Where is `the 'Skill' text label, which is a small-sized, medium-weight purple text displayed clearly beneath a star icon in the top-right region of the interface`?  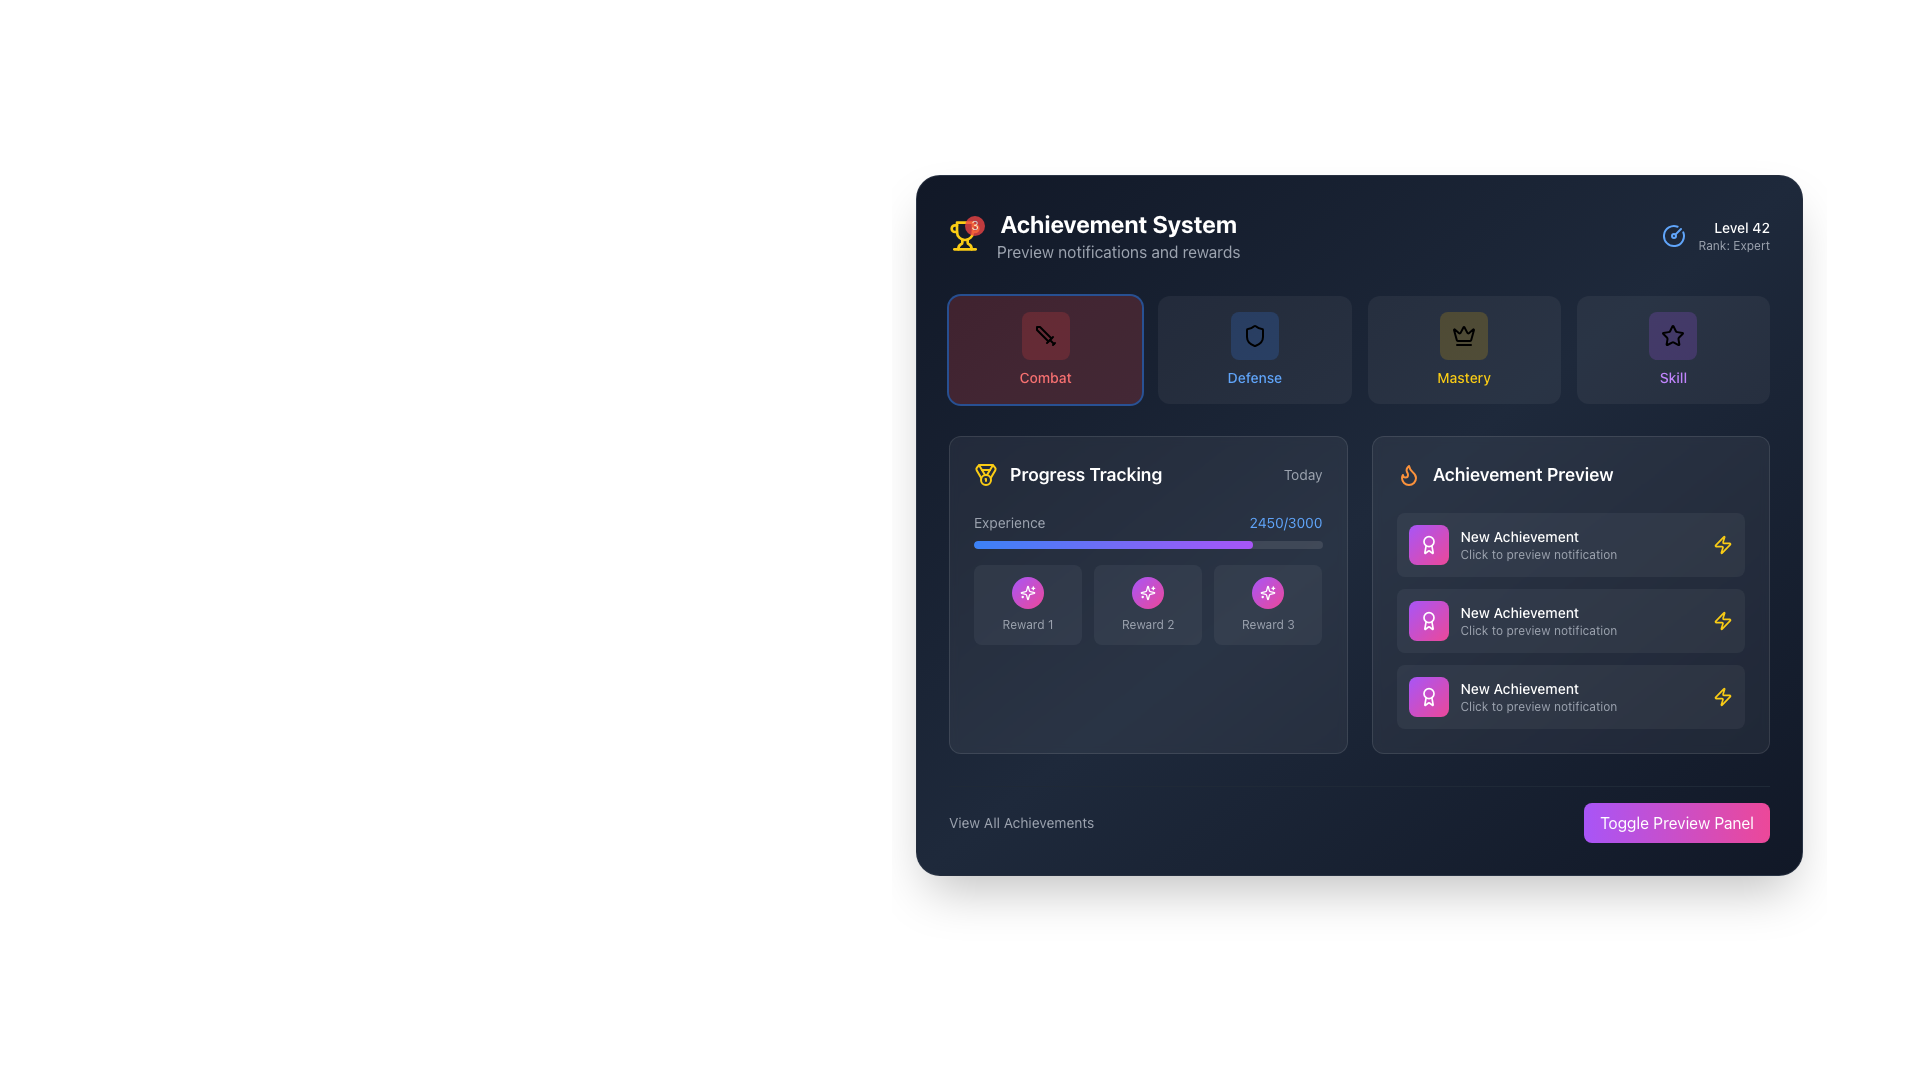 the 'Skill' text label, which is a small-sized, medium-weight purple text displayed clearly beneath a star icon in the top-right region of the interface is located at coordinates (1673, 378).